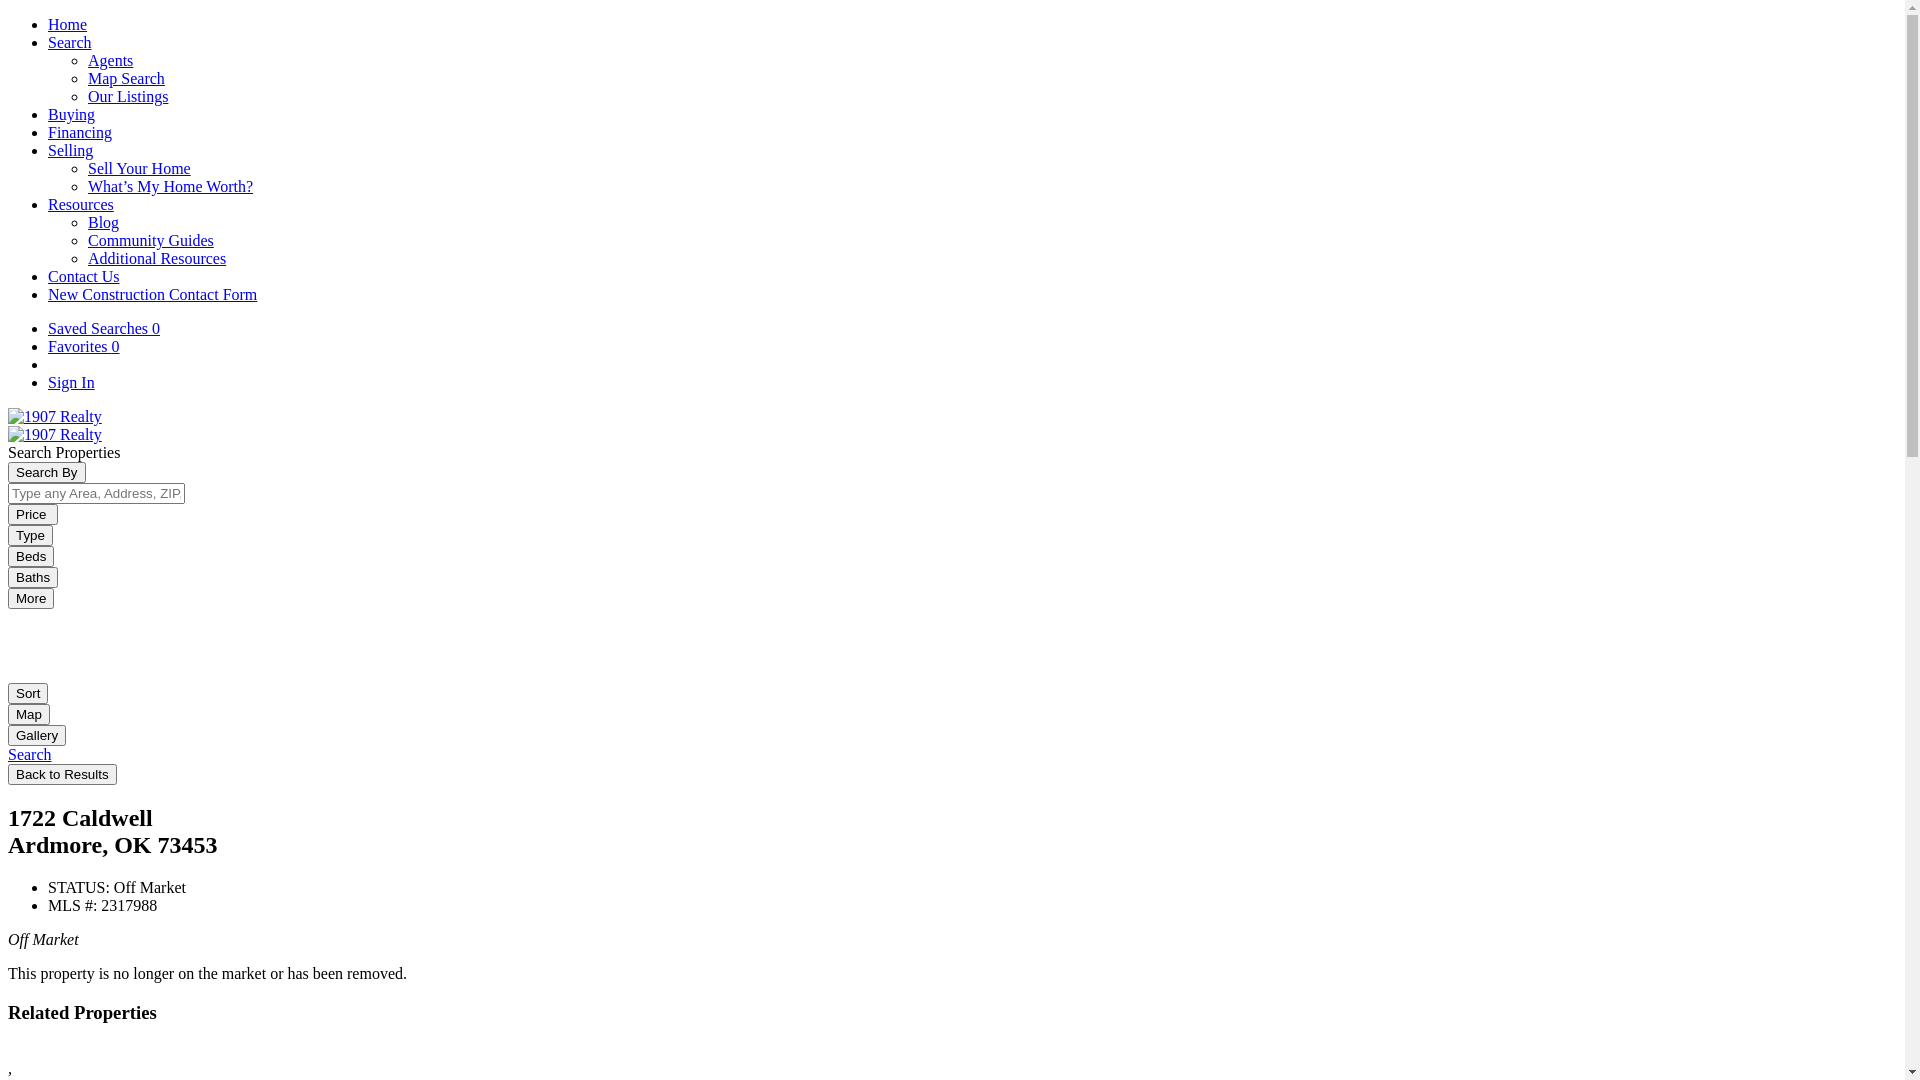 The height and width of the screenshot is (1080, 1920). I want to click on 'Gallery', so click(8, 734).